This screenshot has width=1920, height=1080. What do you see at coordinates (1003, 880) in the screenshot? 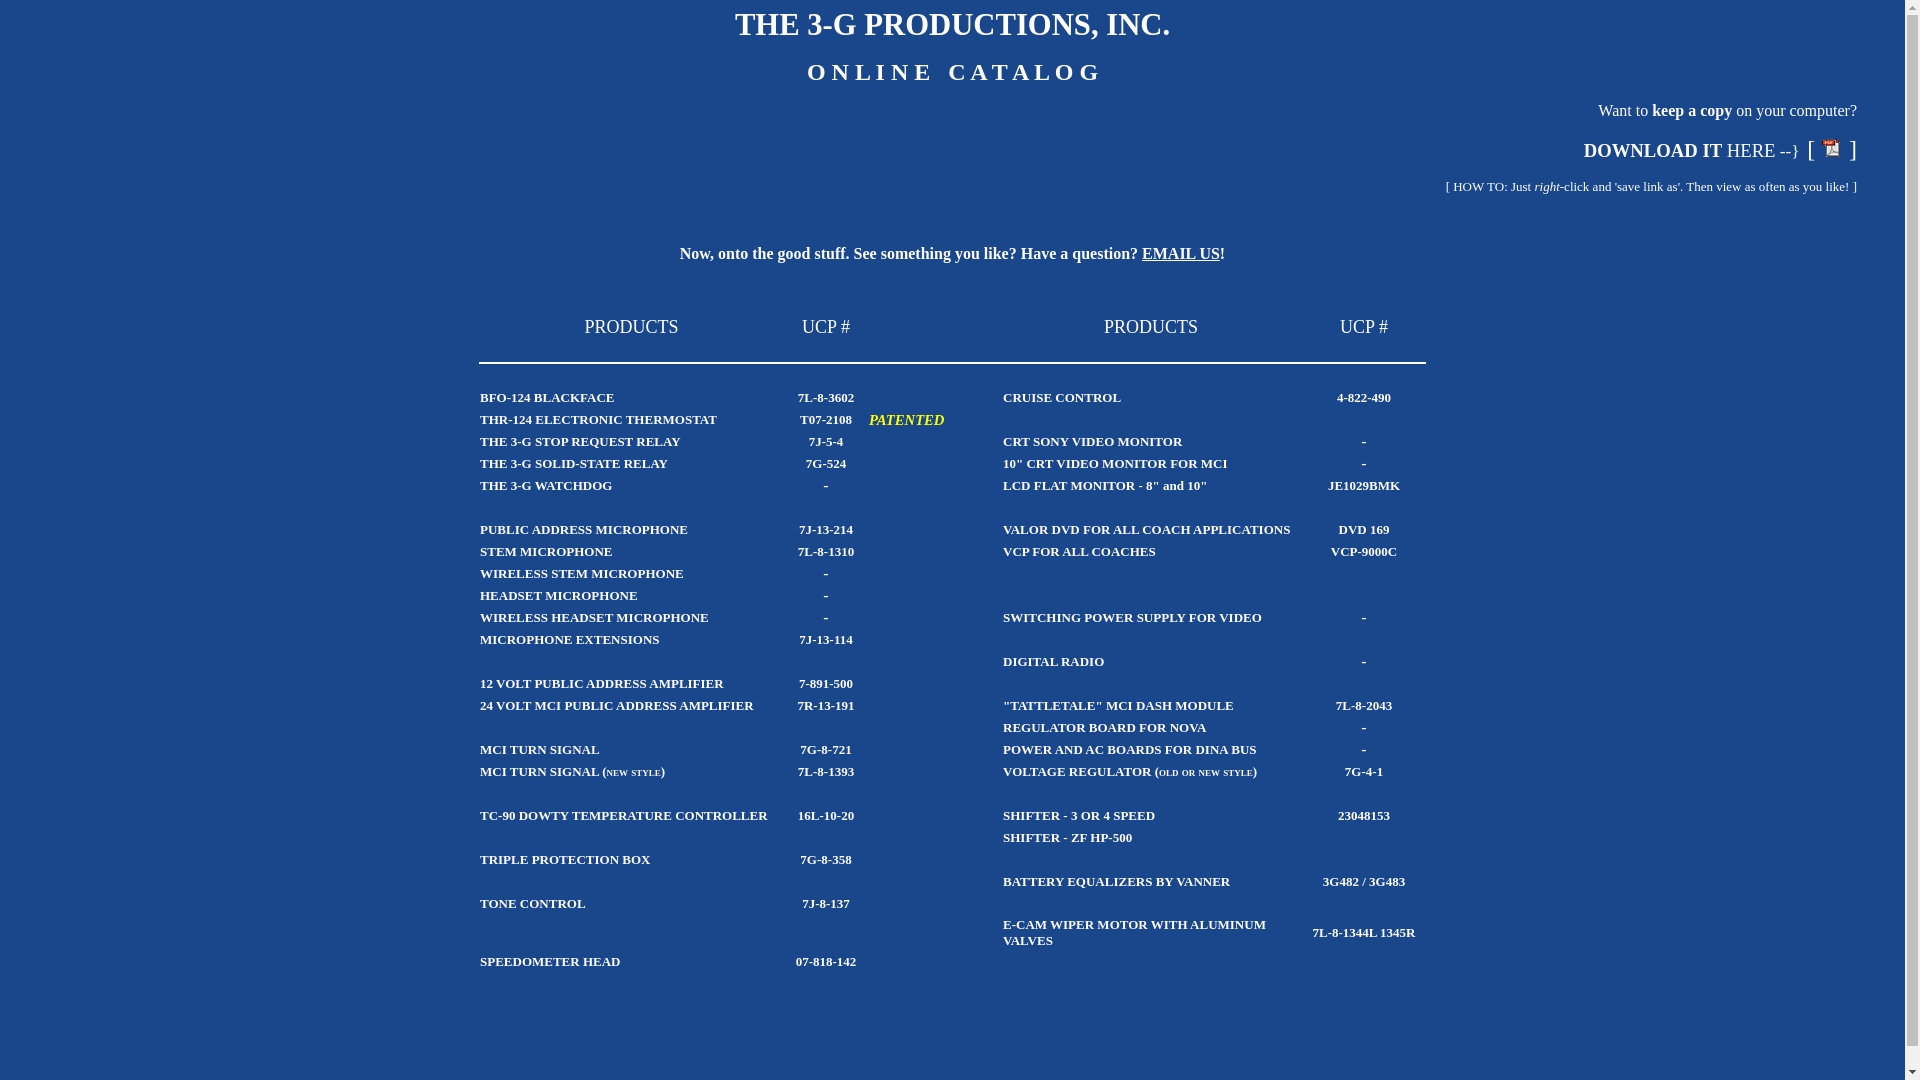
I see `'BATTERY EQUALIZERS'` at bounding box center [1003, 880].